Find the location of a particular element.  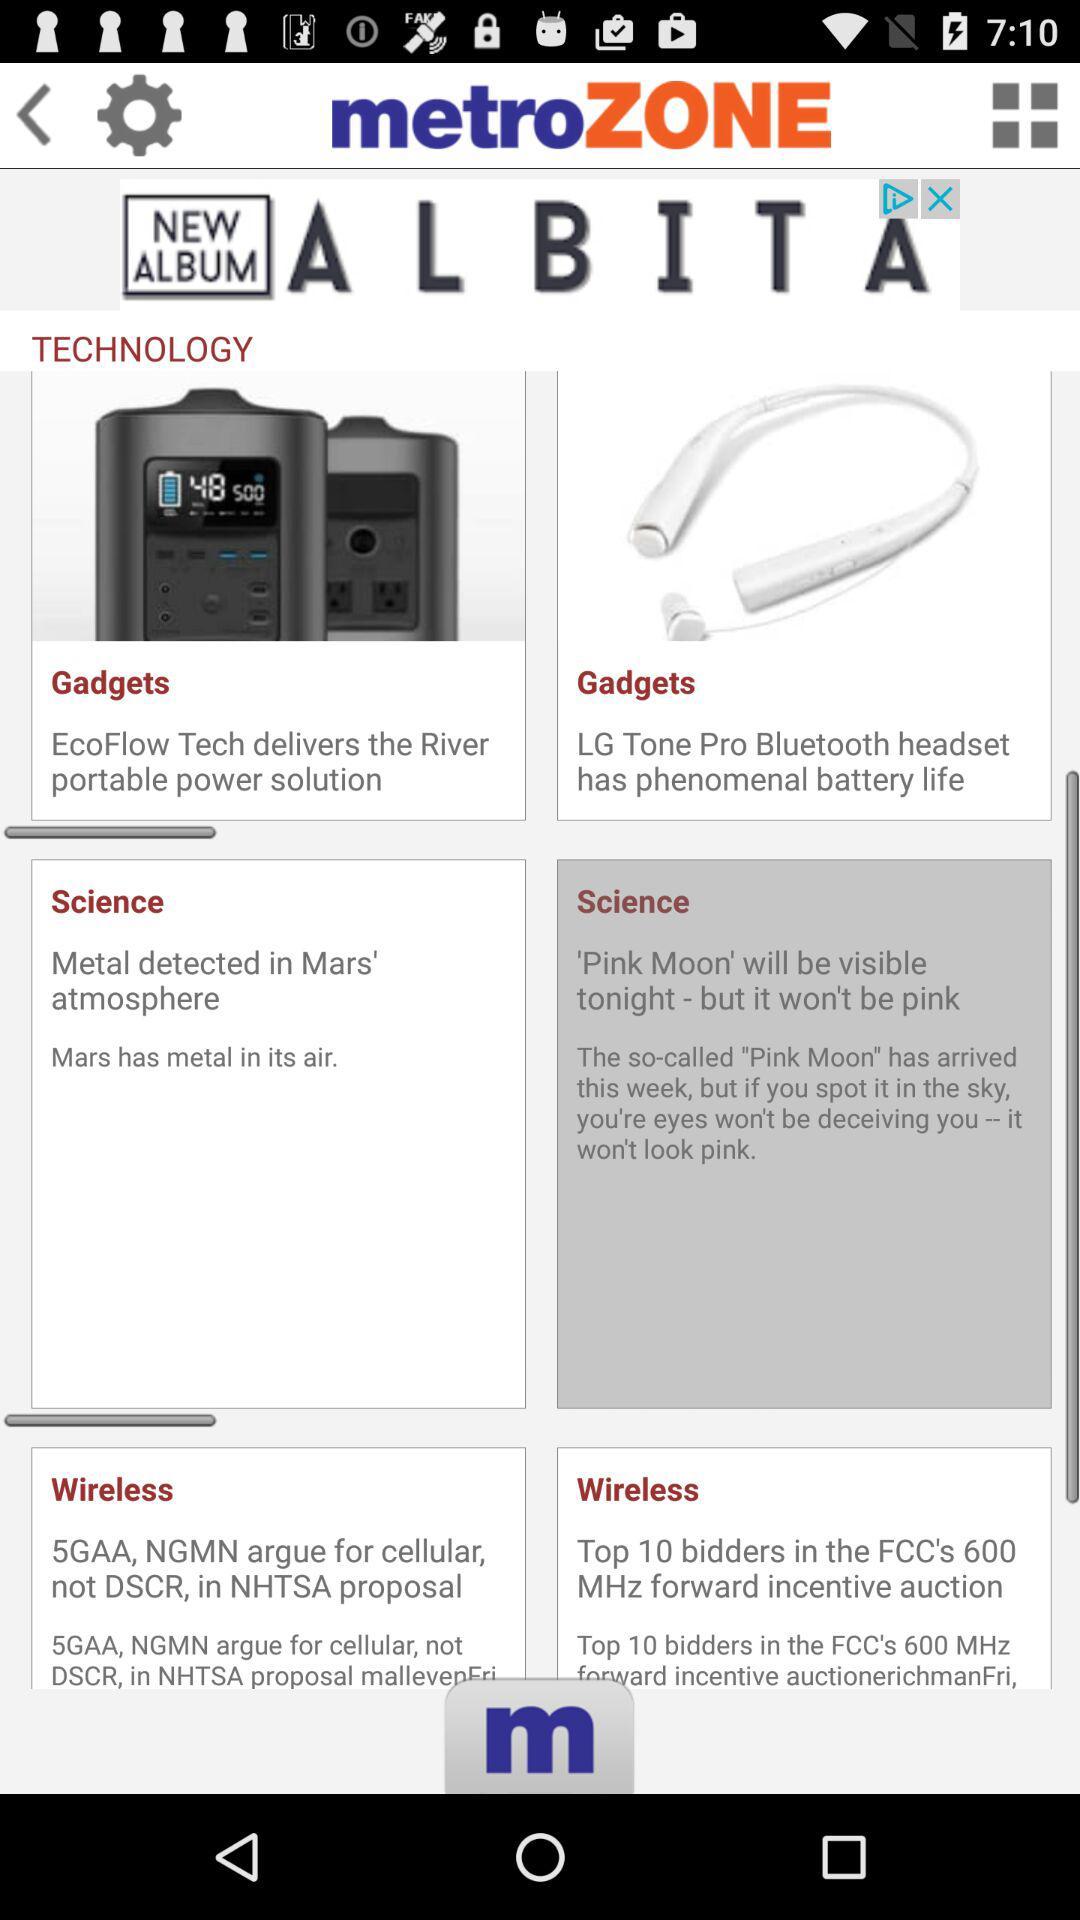

the pause icon is located at coordinates (540, 1876).